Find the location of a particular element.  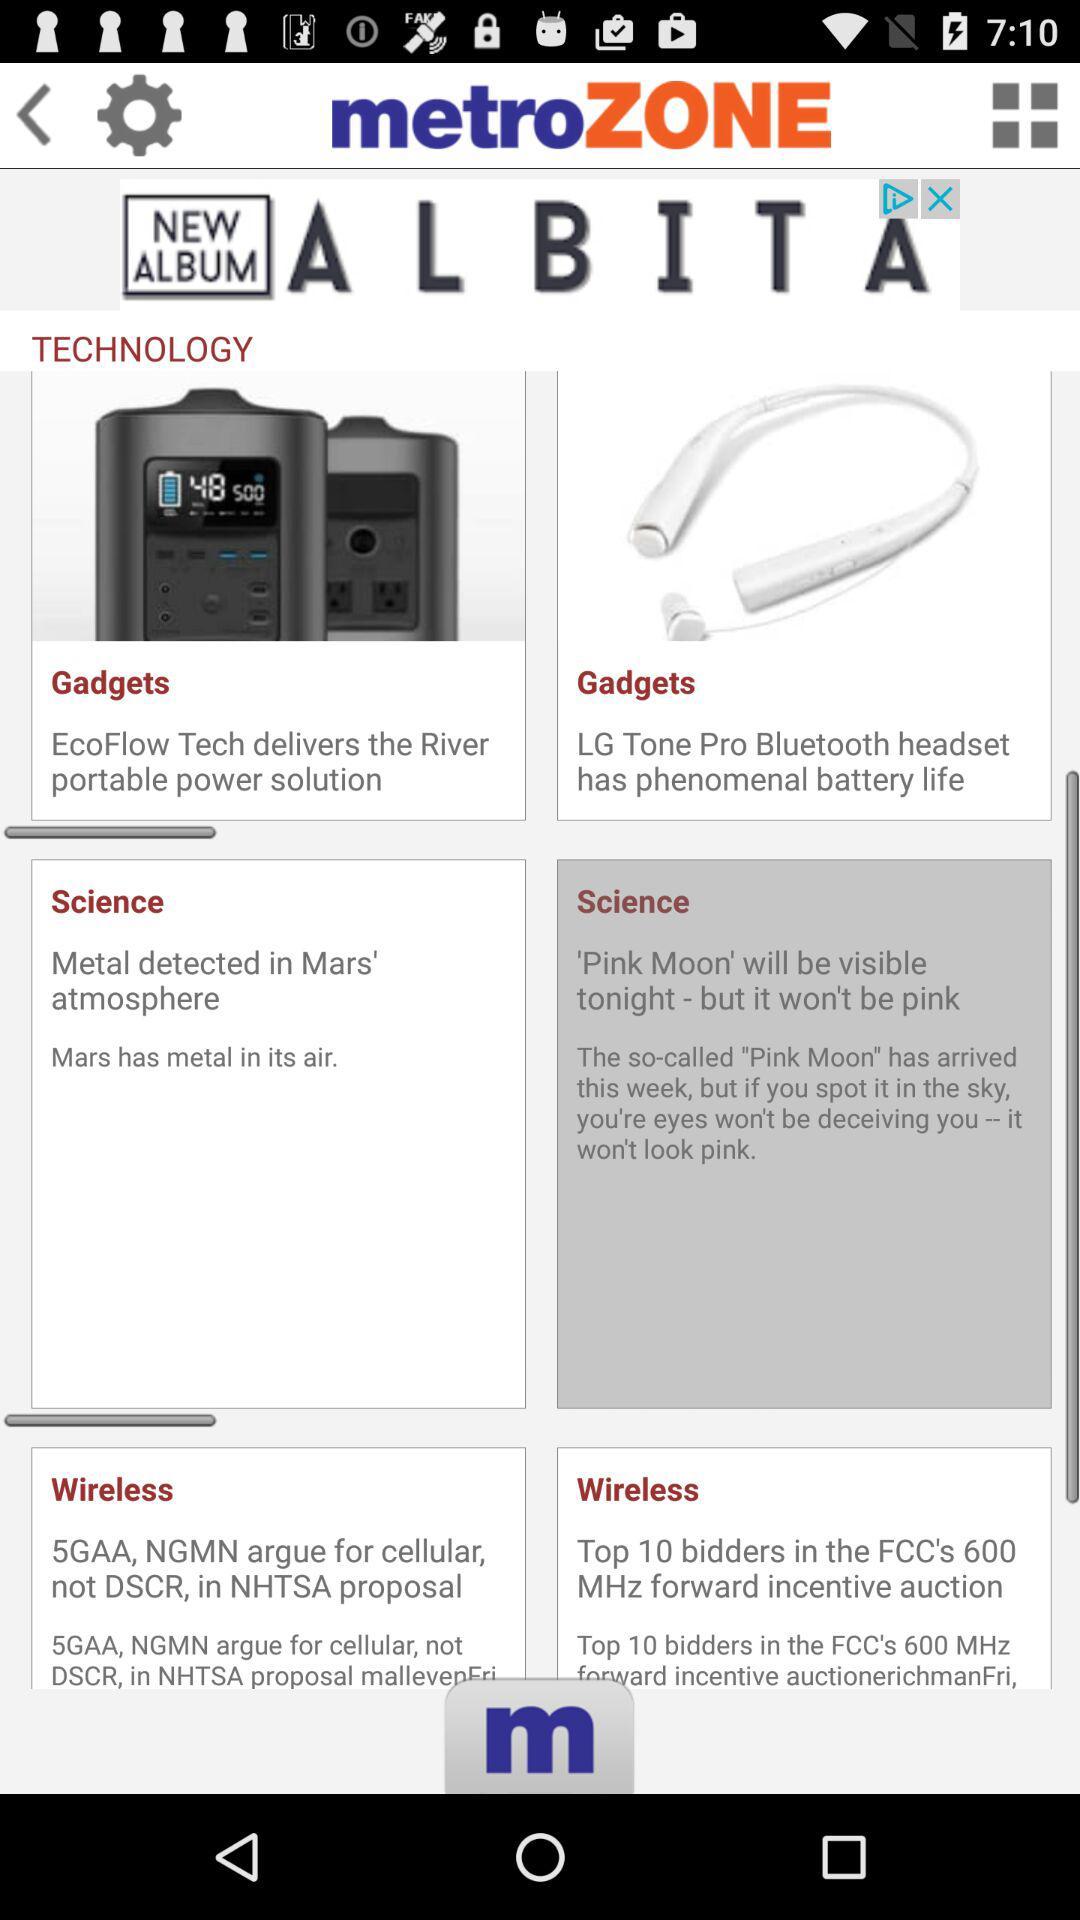

the pause icon is located at coordinates (540, 1876).